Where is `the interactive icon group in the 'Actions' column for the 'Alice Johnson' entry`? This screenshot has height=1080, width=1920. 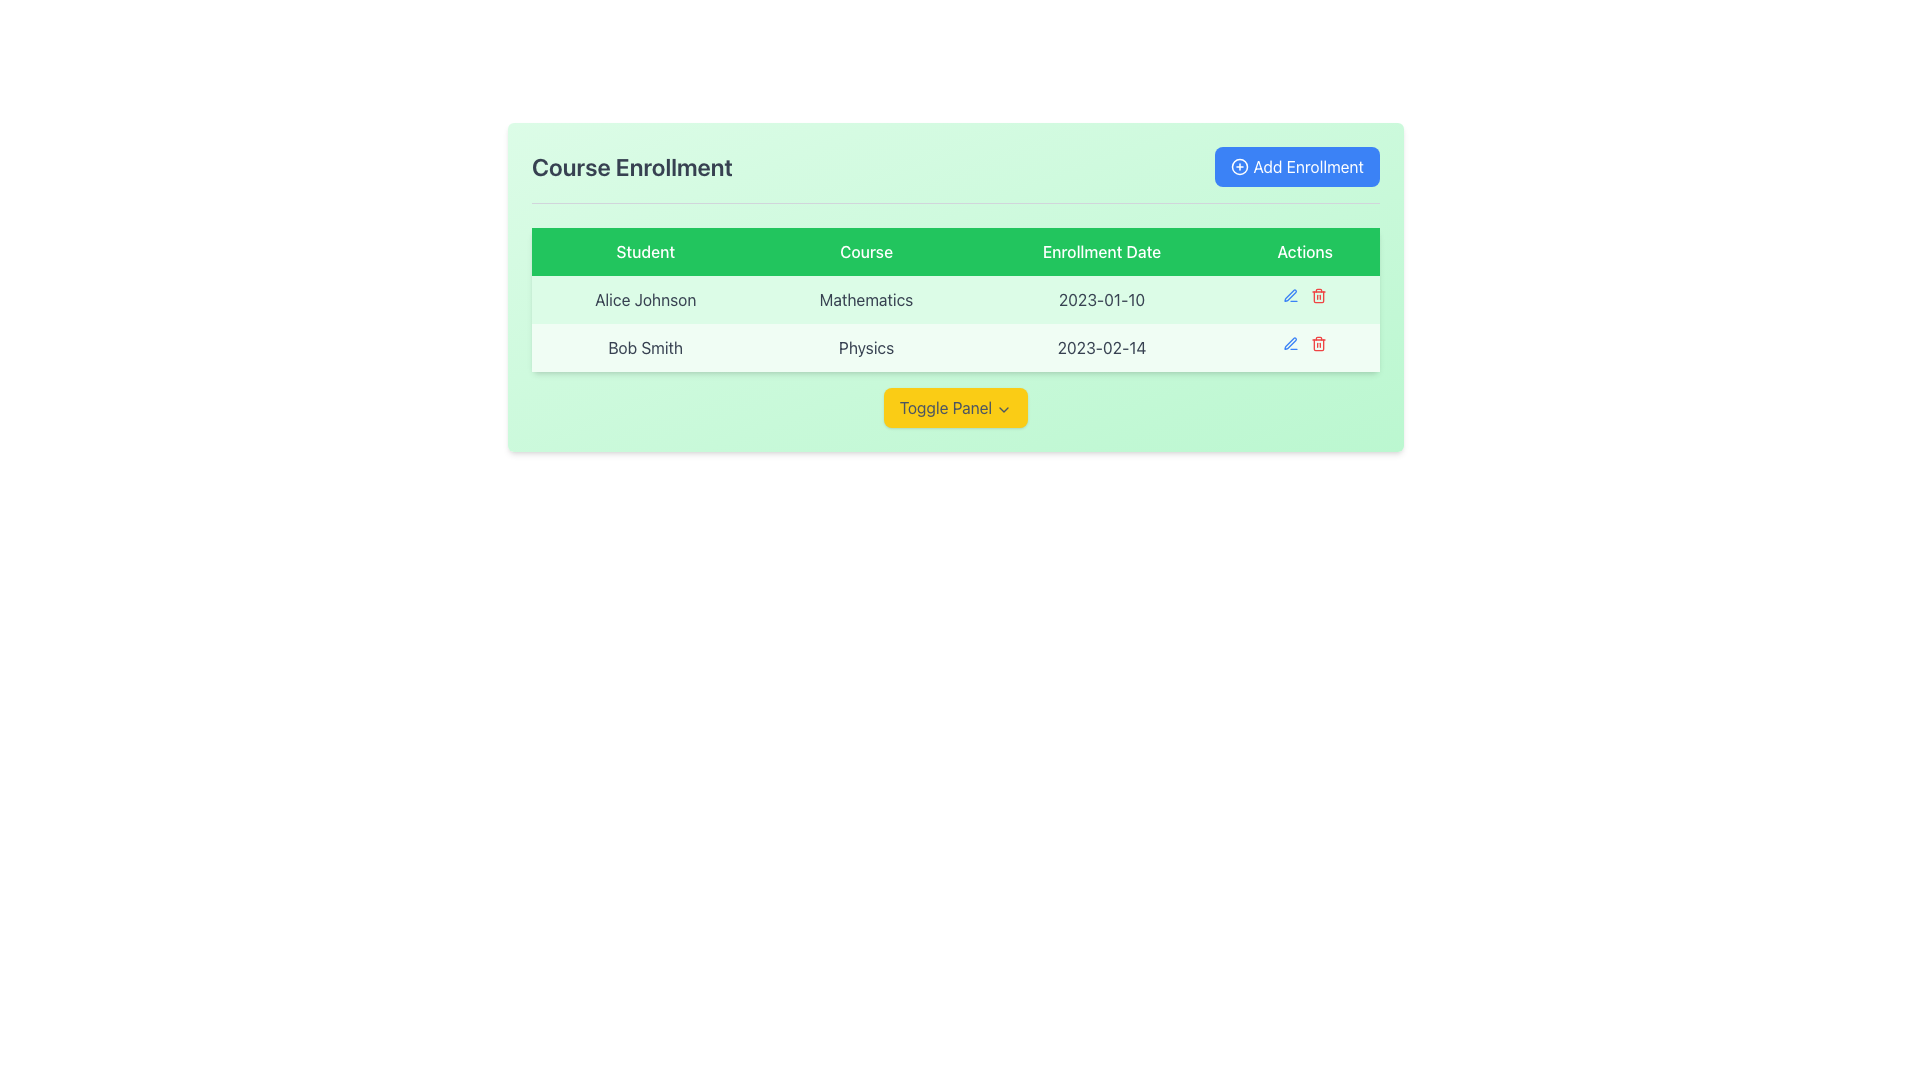
the interactive icon group in the 'Actions' column for the 'Alice Johnson' entry is located at coordinates (1305, 296).